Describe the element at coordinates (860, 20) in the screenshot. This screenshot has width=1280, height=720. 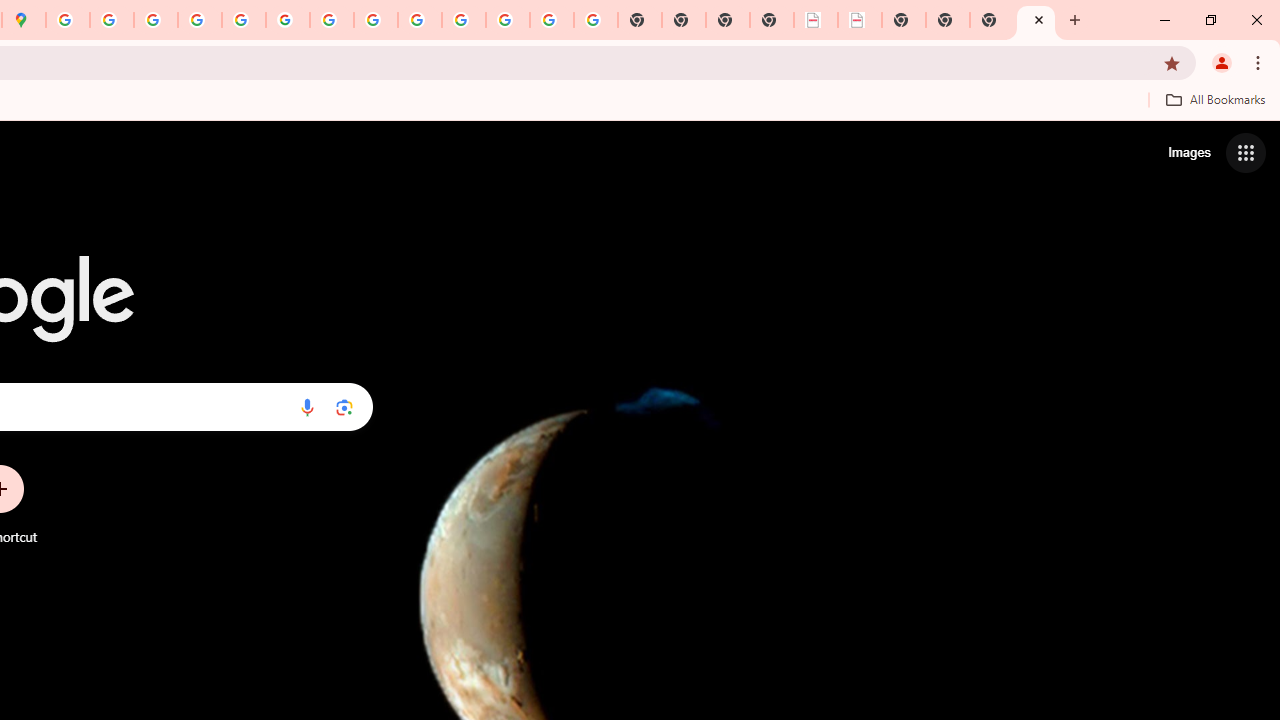
I see `'BAE Systems Brasil | BAE Systems'` at that location.